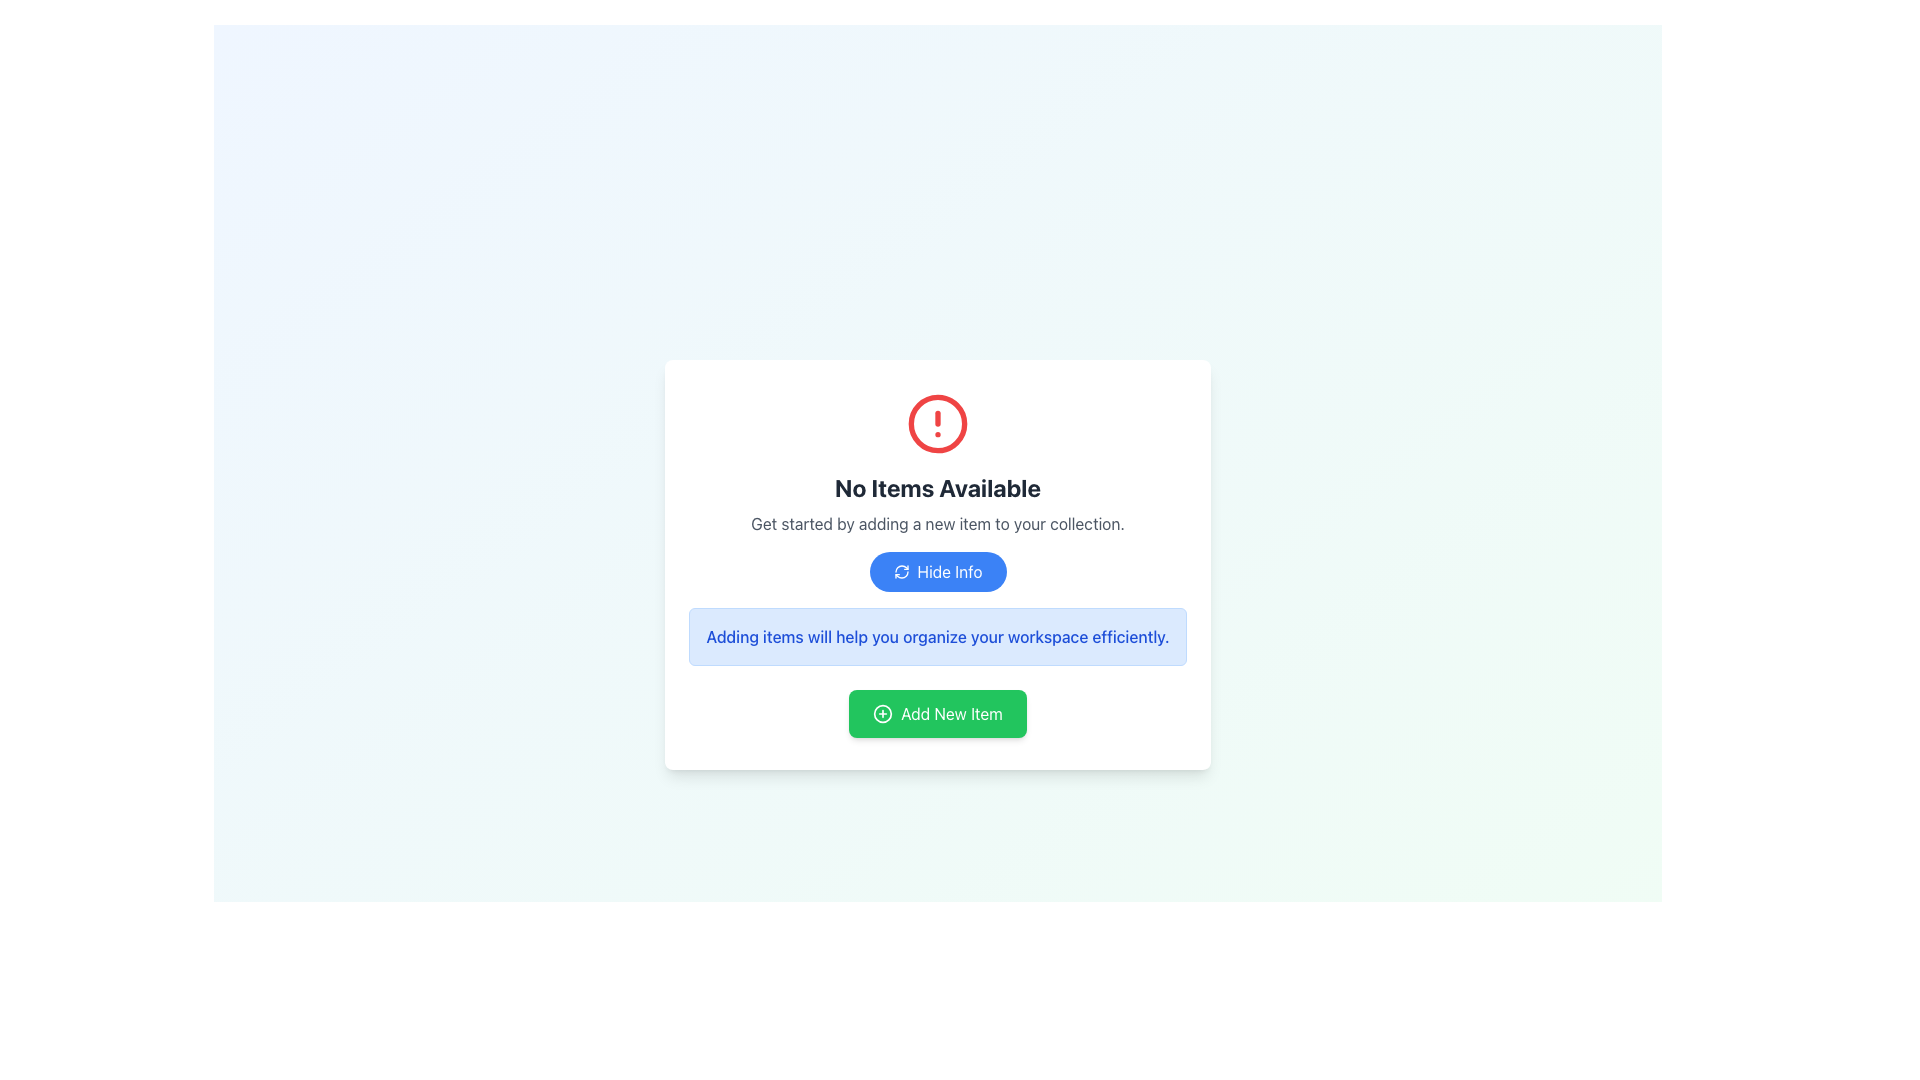 This screenshot has height=1080, width=1920. Describe the element at coordinates (936, 636) in the screenshot. I see `the informative text element that advises users about the benefits of adding items to their workspace, which is centrally positioned within a blue-bordered rectangular section, located below the 'Hide Info' button and above the 'Add New Item' button` at that location.